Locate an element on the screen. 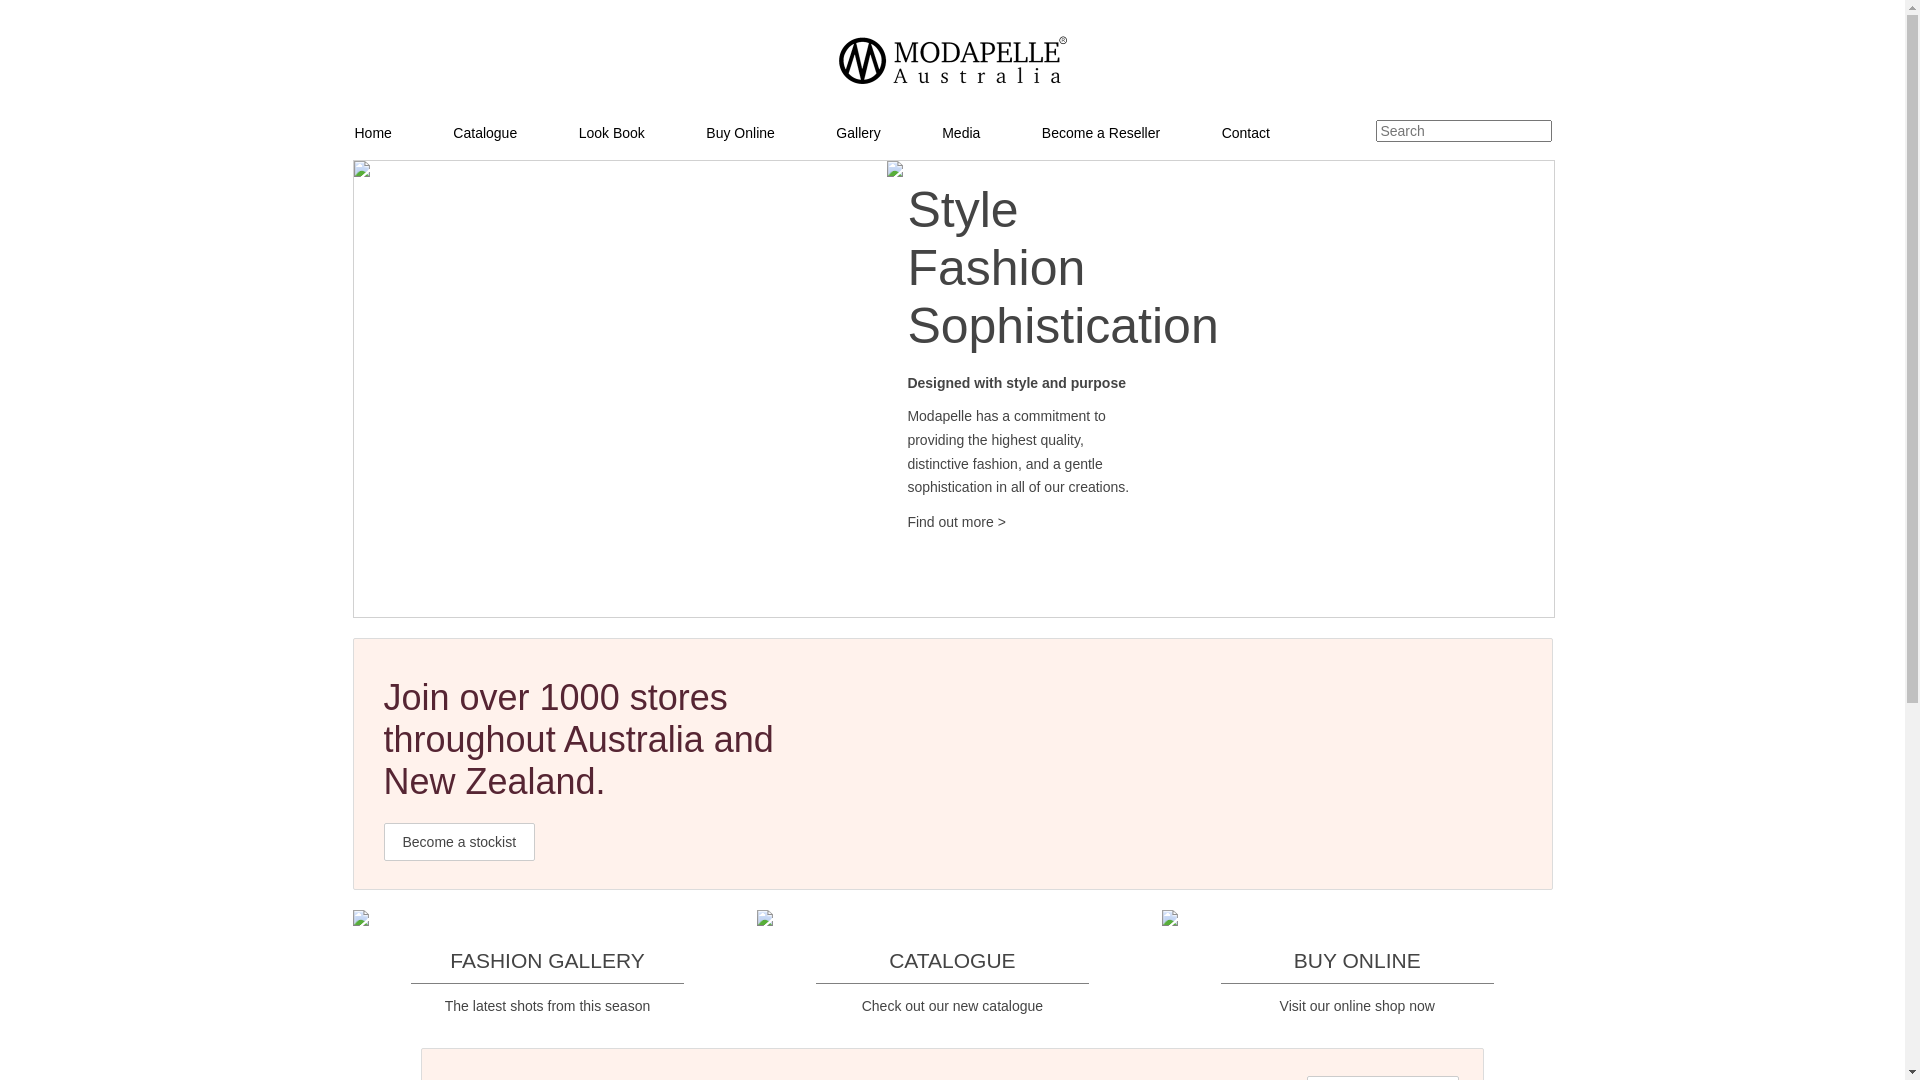 The width and height of the screenshot is (1920, 1080). 'CATALOGUE is located at coordinates (756, 960).